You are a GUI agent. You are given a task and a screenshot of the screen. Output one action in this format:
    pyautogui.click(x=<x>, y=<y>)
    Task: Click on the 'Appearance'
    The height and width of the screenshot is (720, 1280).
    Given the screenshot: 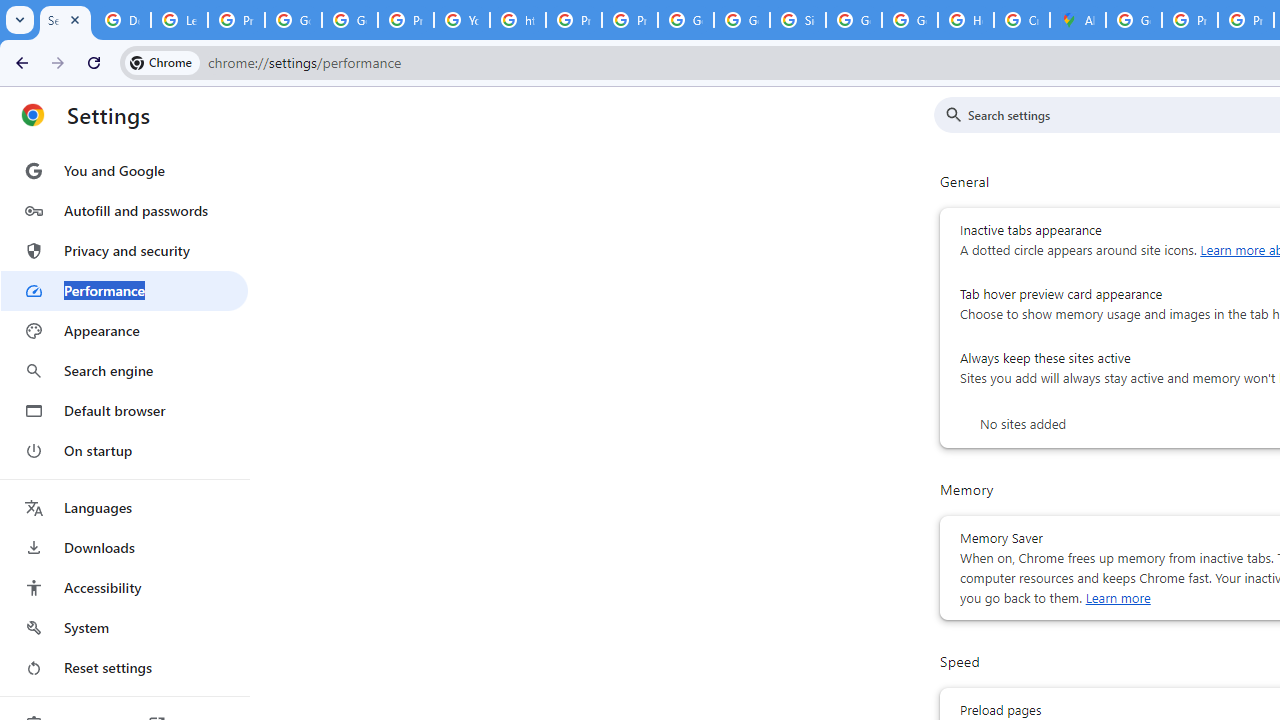 What is the action you would take?
    pyautogui.click(x=123, y=330)
    